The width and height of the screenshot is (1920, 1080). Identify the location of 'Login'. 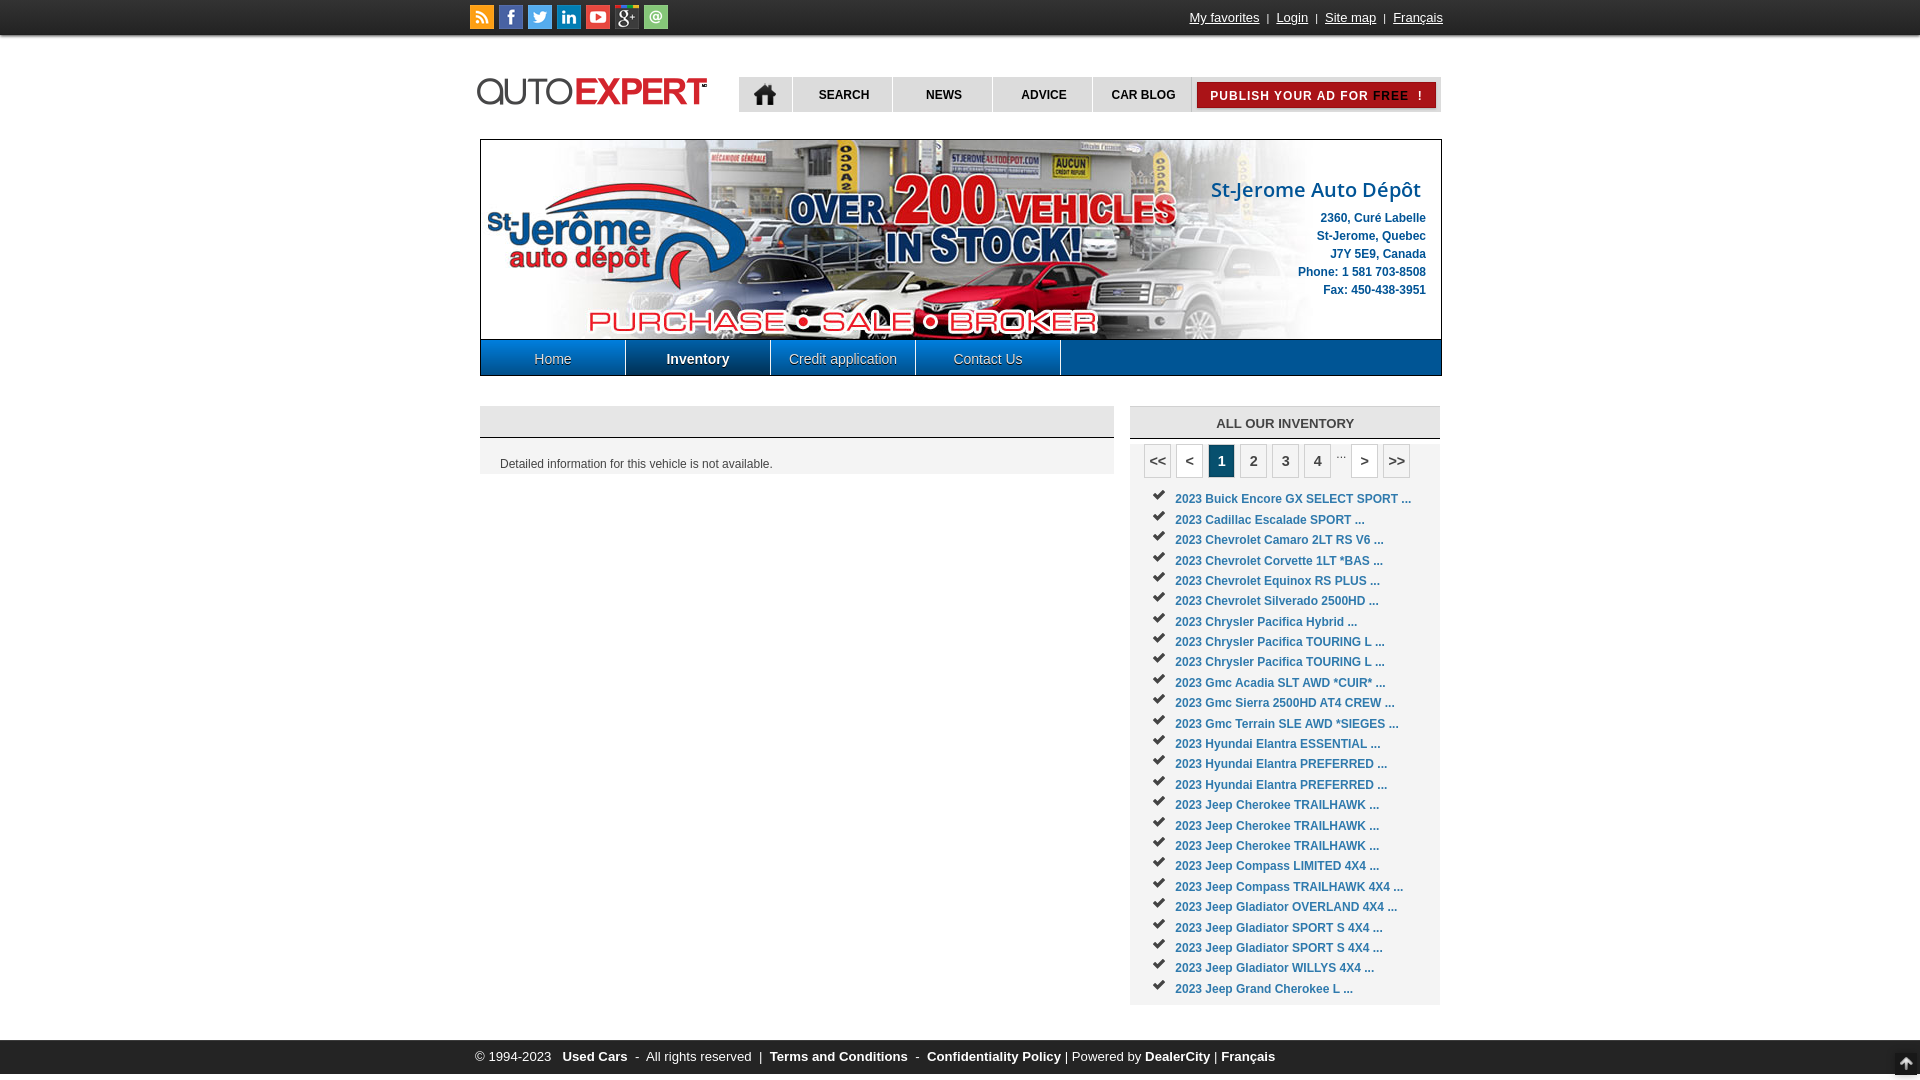
(1291, 17).